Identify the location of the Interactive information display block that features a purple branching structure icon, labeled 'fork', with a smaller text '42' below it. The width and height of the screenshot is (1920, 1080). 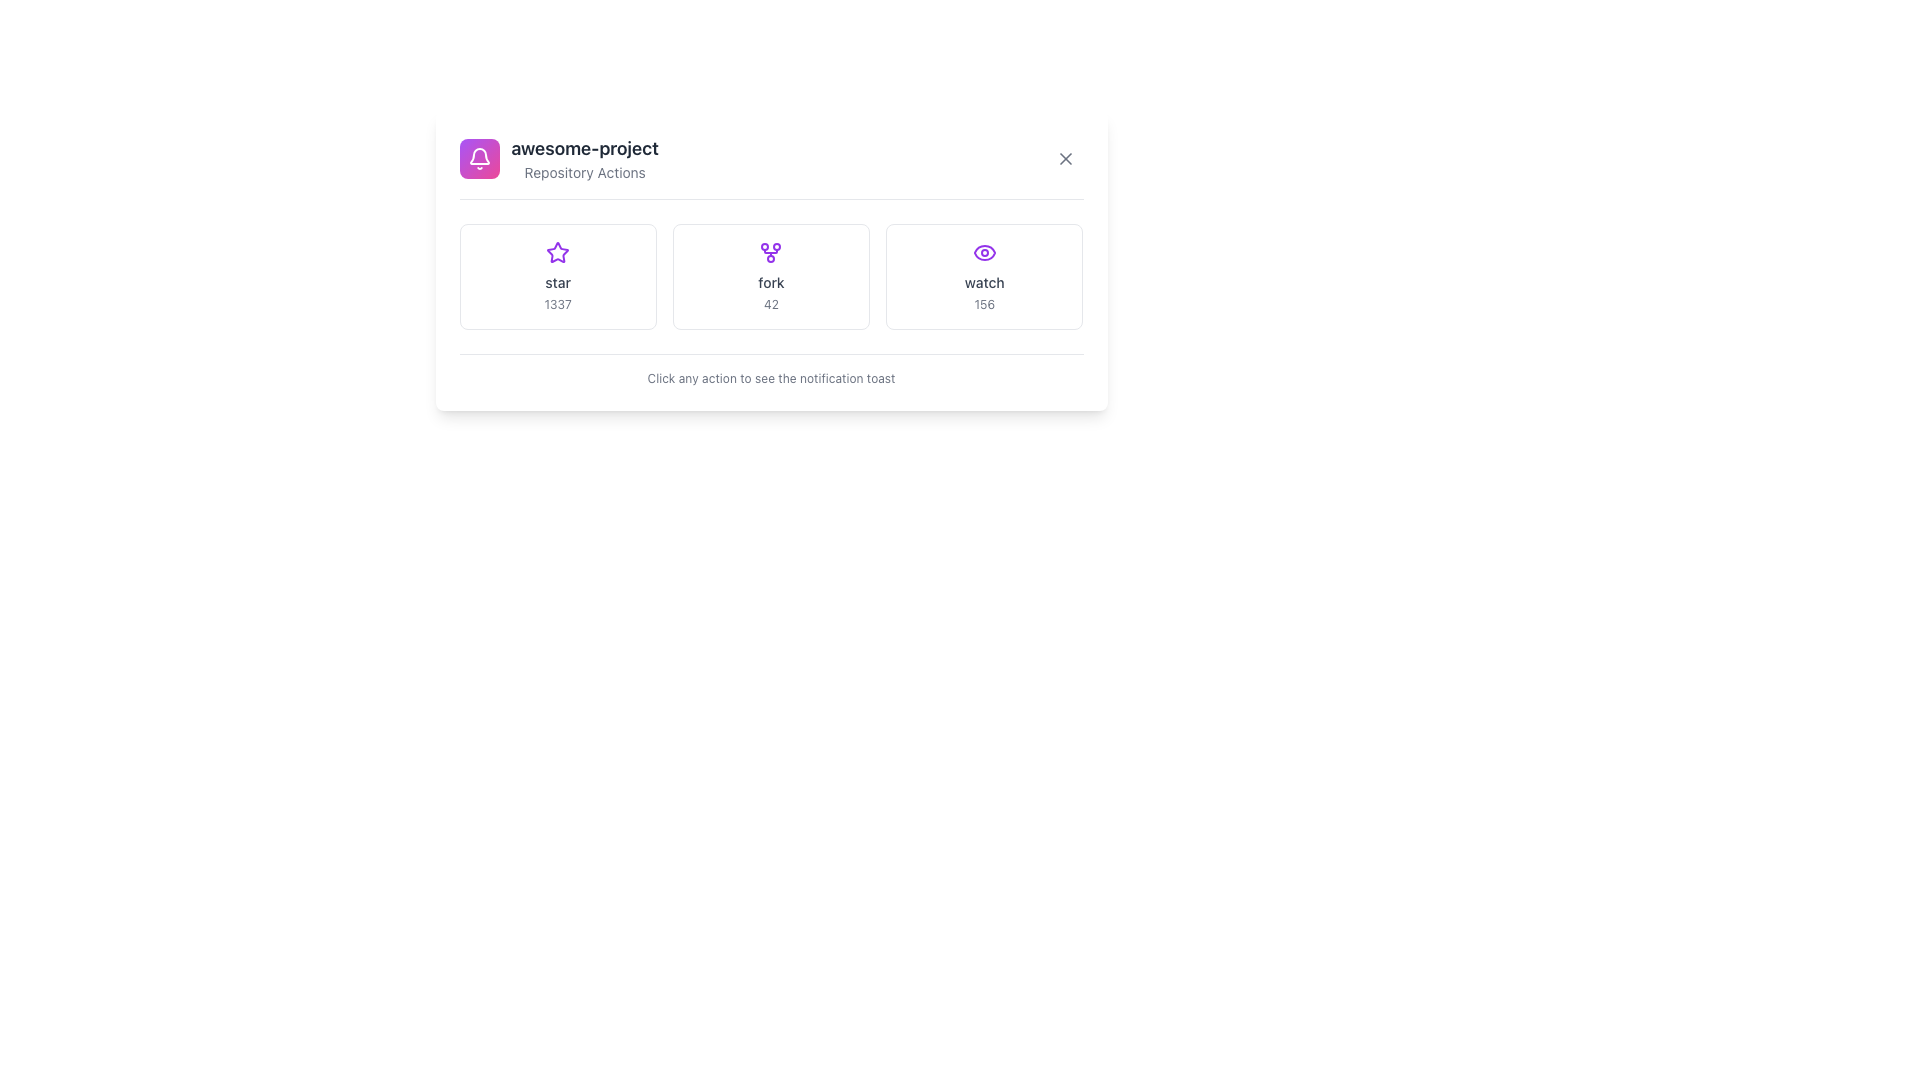
(770, 277).